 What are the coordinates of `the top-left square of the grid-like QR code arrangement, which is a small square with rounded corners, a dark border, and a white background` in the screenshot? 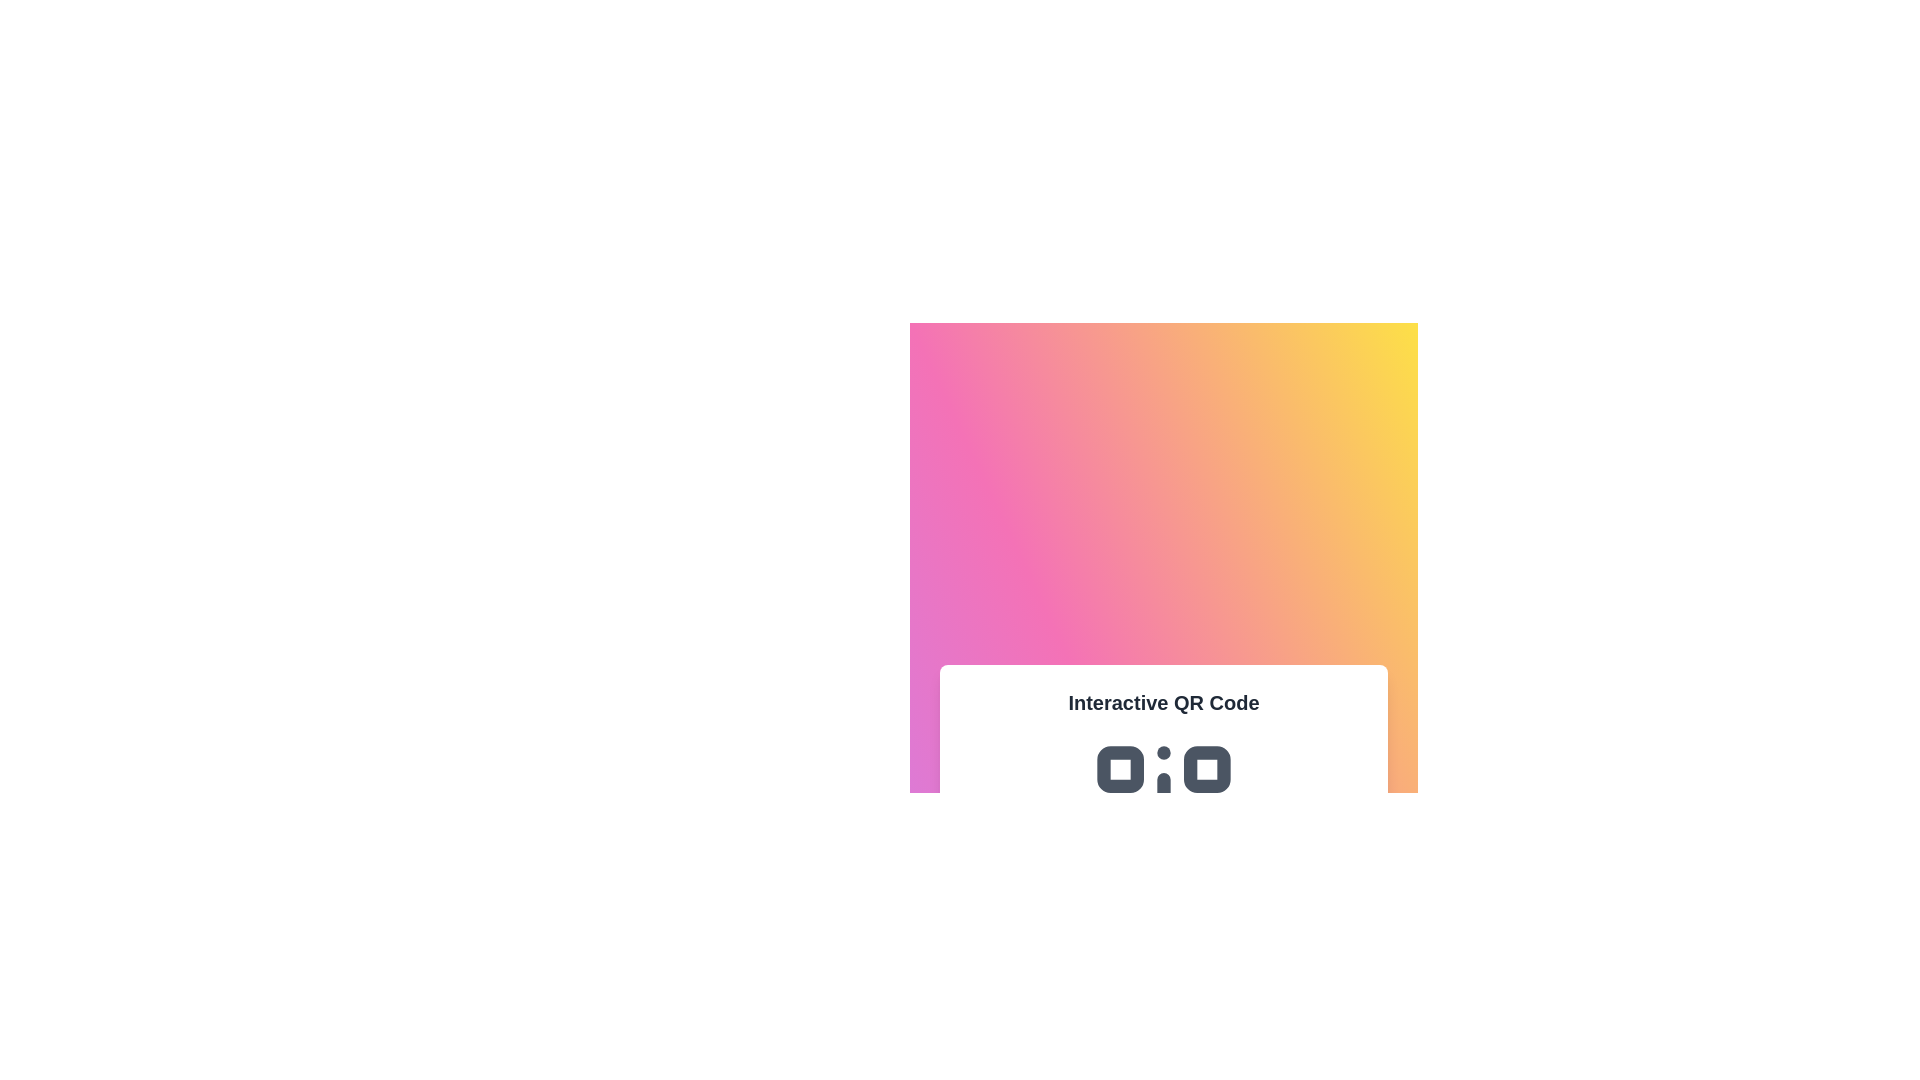 It's located at (1120, 768).